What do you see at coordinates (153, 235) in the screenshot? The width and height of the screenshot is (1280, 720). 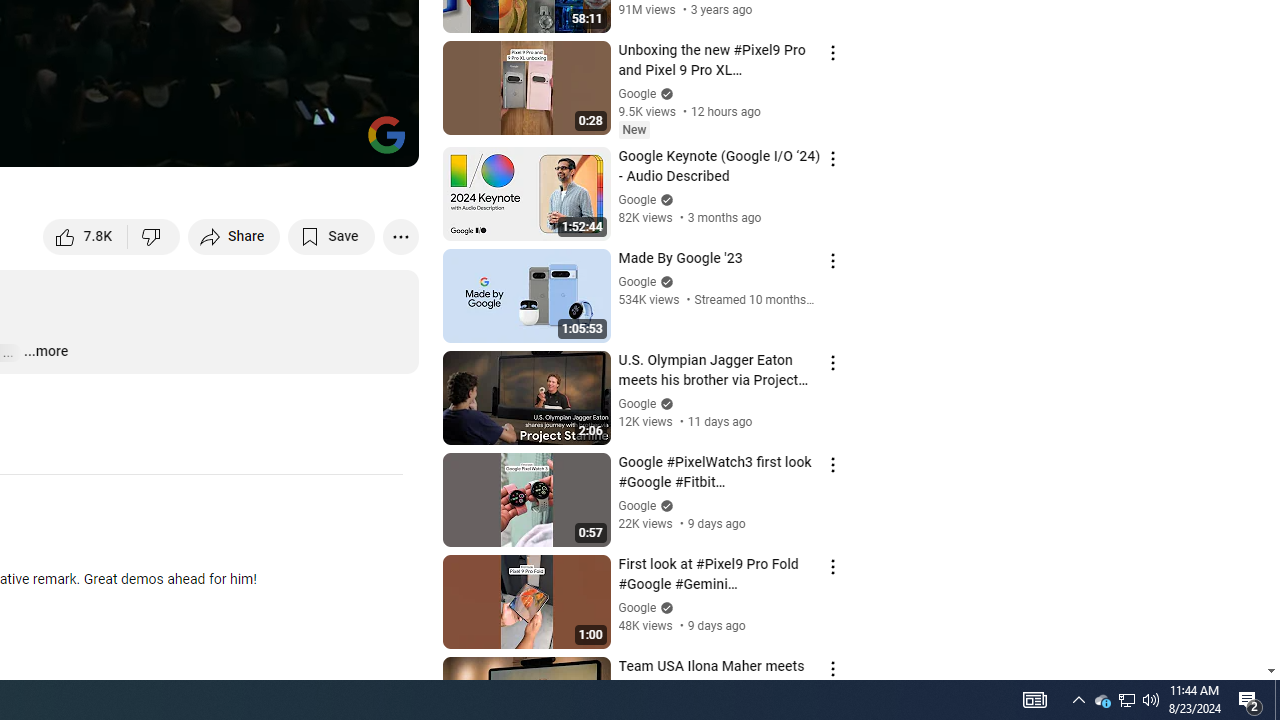 I see `'Dislike this video'` at bounding box center [153, 235].